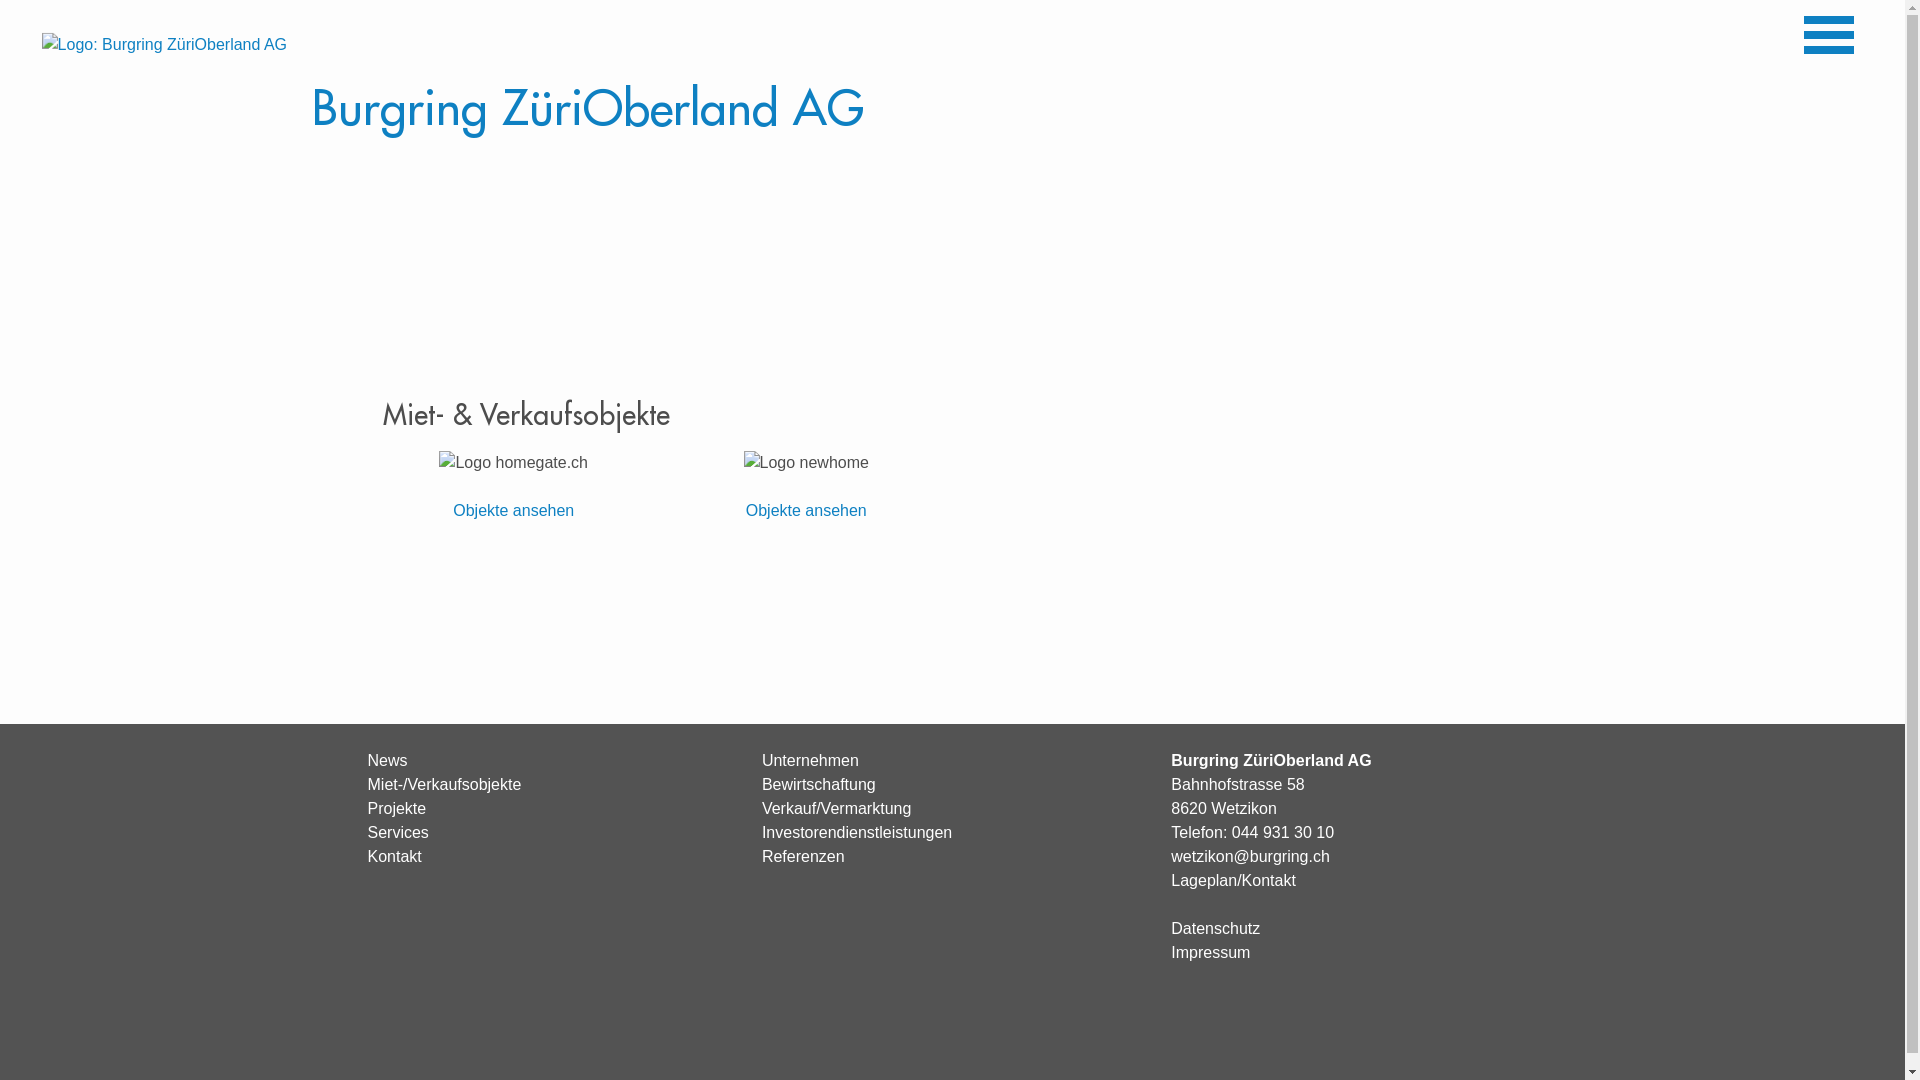 The width and height of the screenshot is (1920, 1080). Describe the element at coordinates (1209, 951) in the screenshot. I see `'Impressum'` at that location.